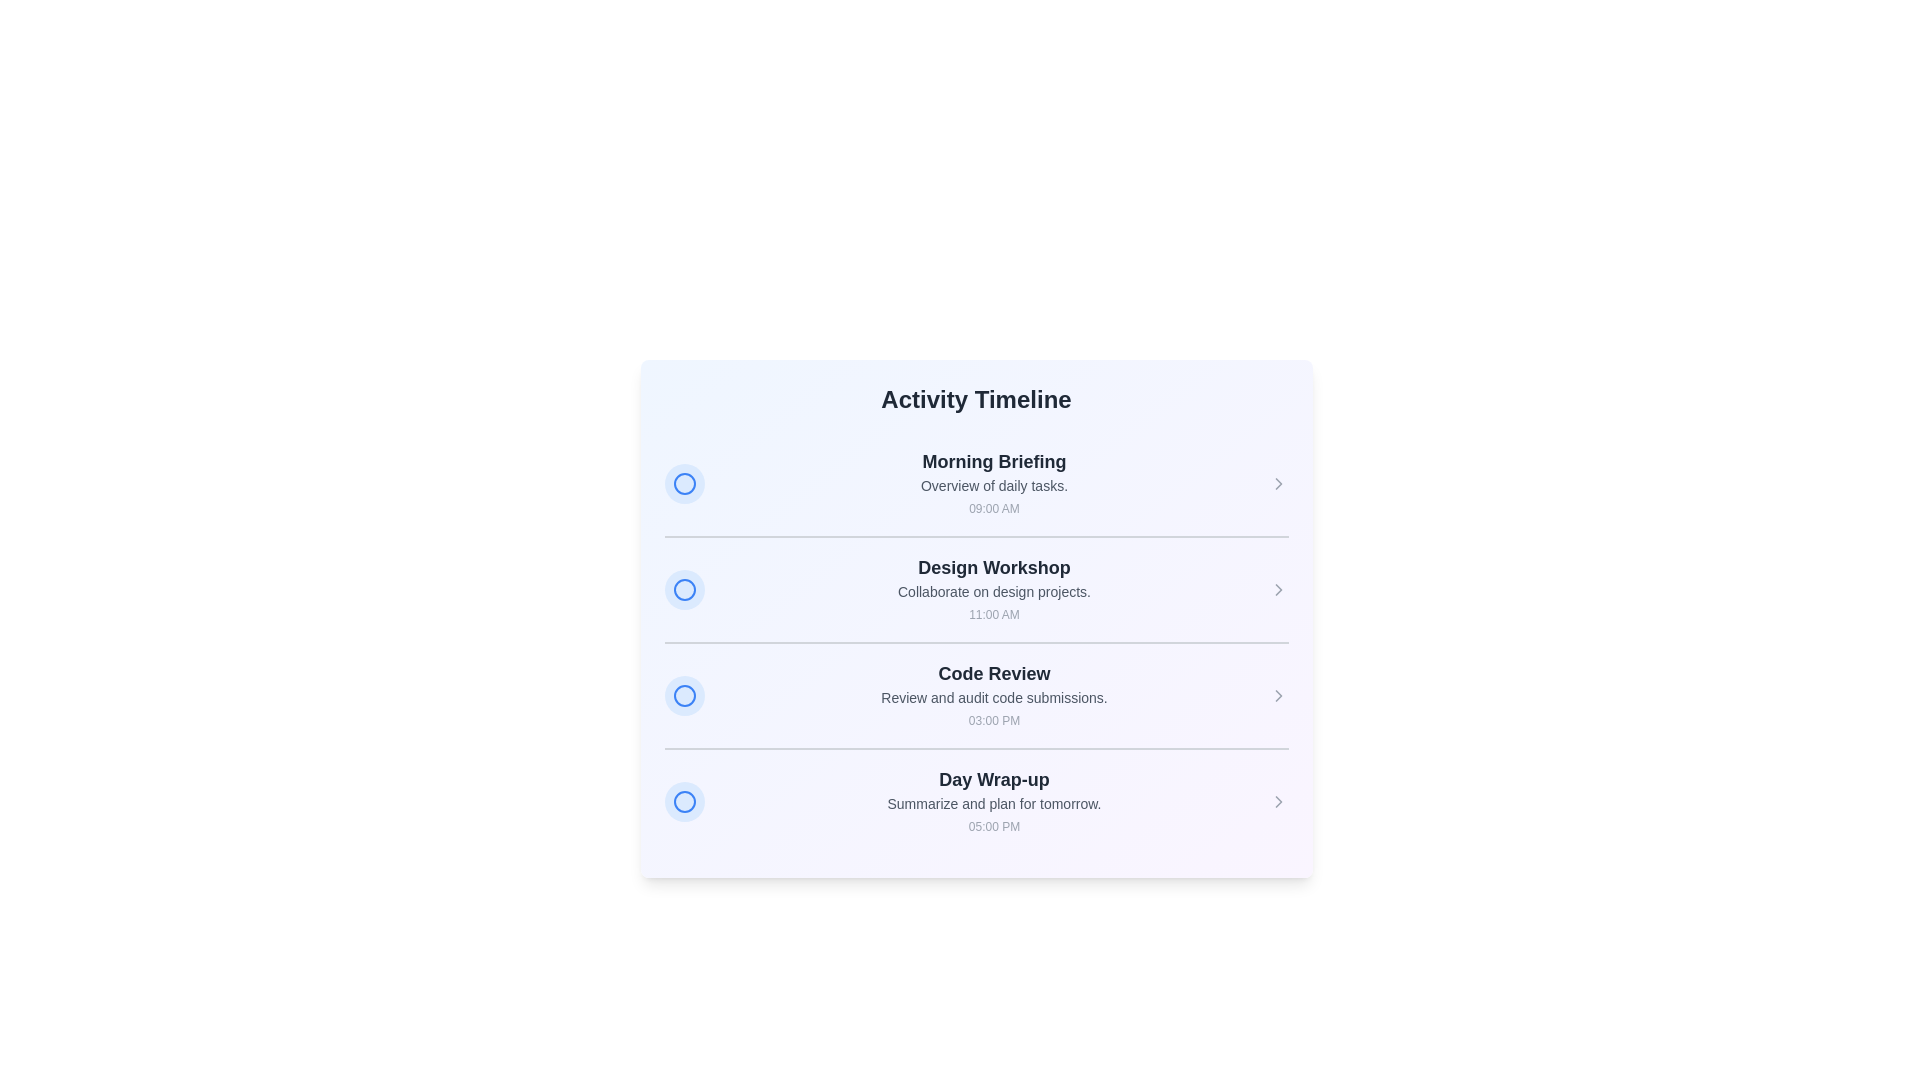 Image resolution: width=1920 pixels, height=1080 pixels. Describe the element at coordinates (994, 778) in the screenshot. I see `the bold text component displaying the title 'Day Wrap-up' located in the 'Activity Timeline' section` at that location.